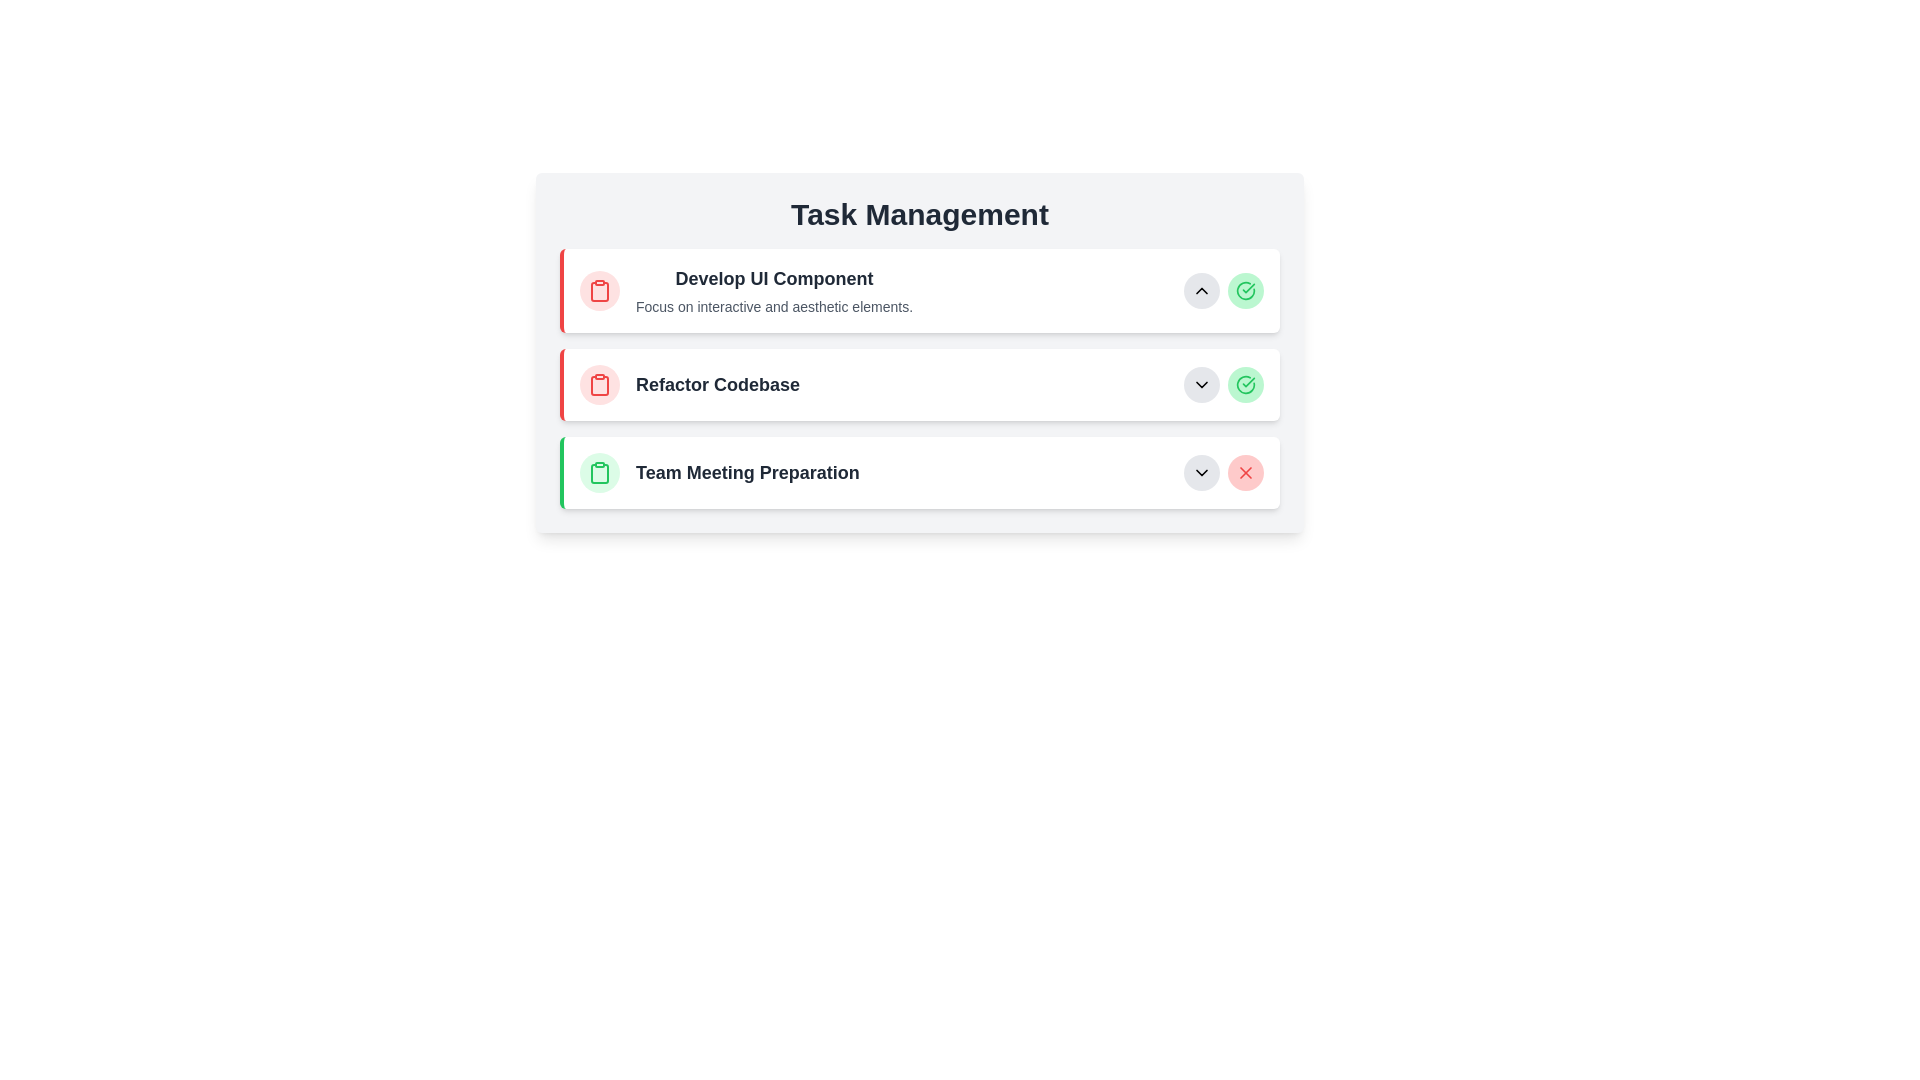  I want to click on the descriptive text element containing 'Develop UI Component' and 'Focus on interactive and aesthetic elements.' located at the top of the task list section under 'Task Management.', so click(773, 290).